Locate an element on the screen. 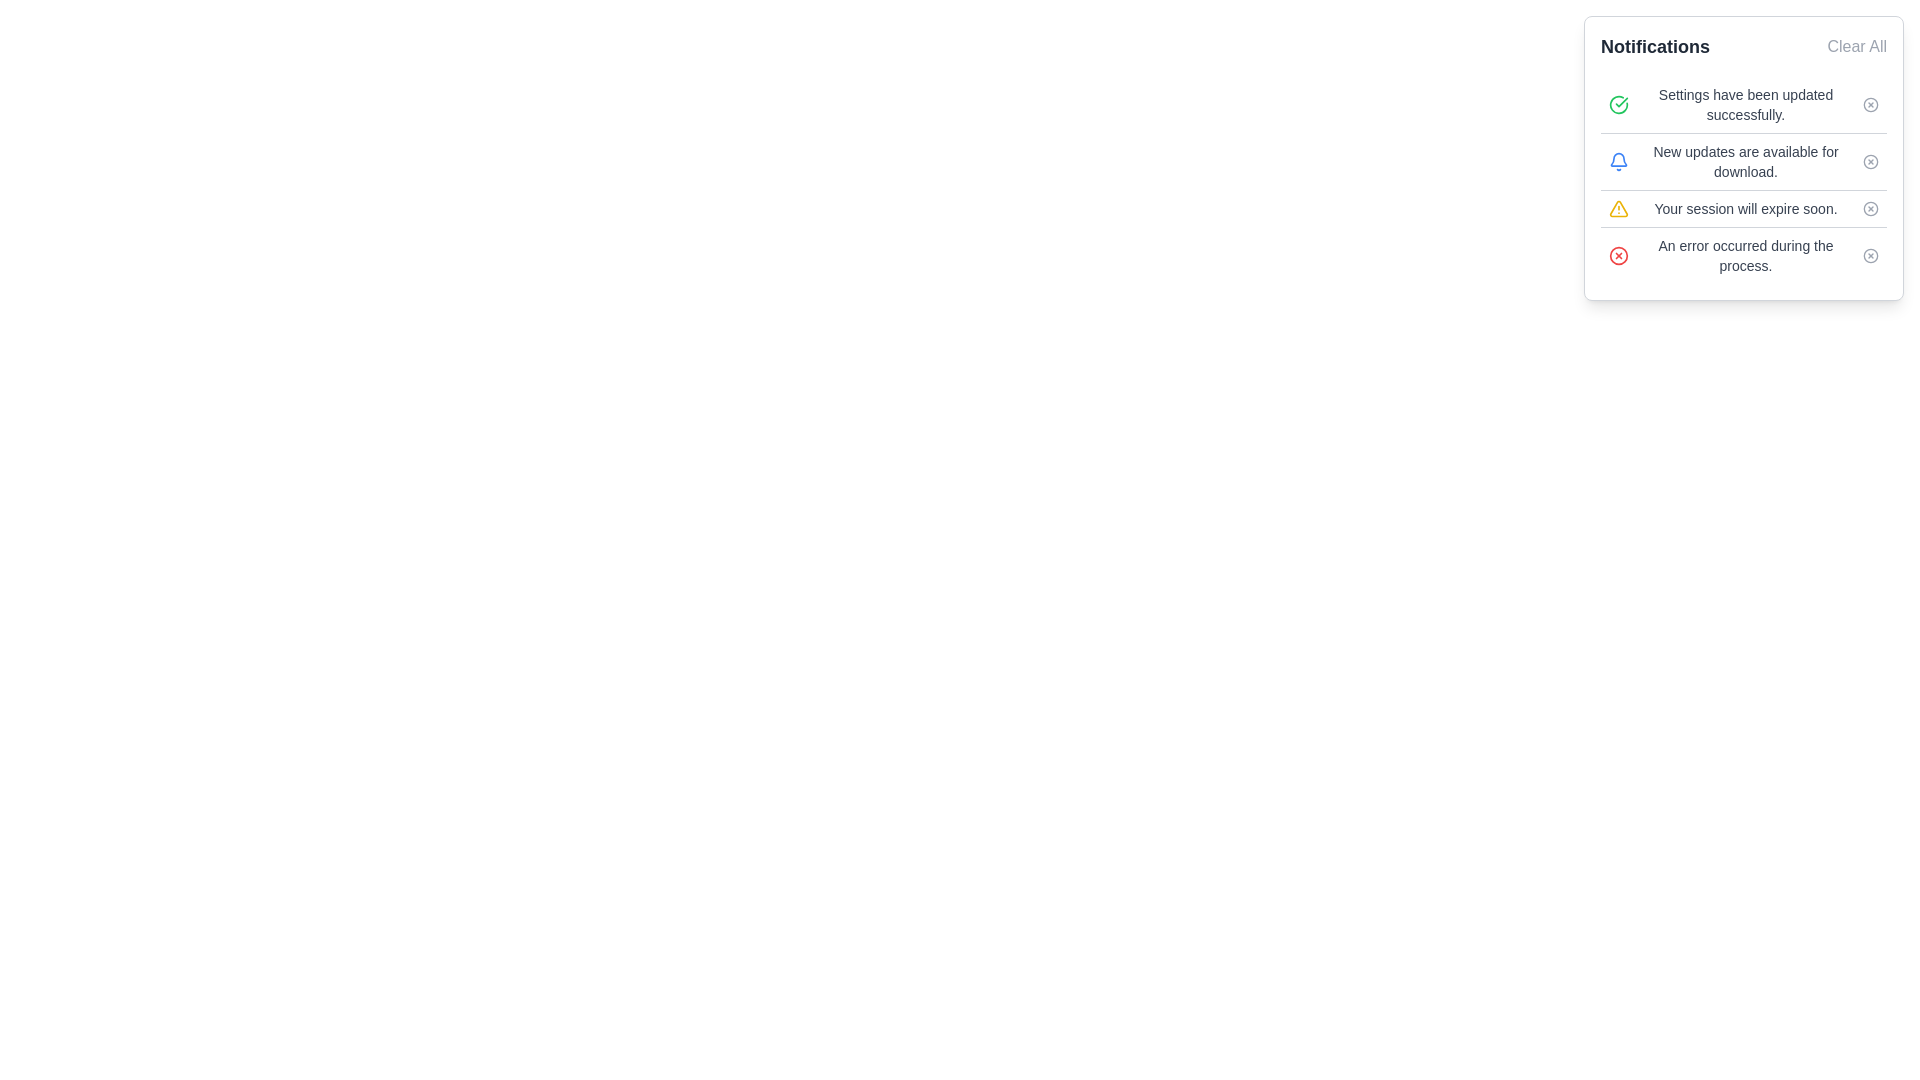  text content of the notification stating 'Settings have been updated successfully.' which is displayed in a small gray font within the first notification entry is located at coordinates (1745, 104).